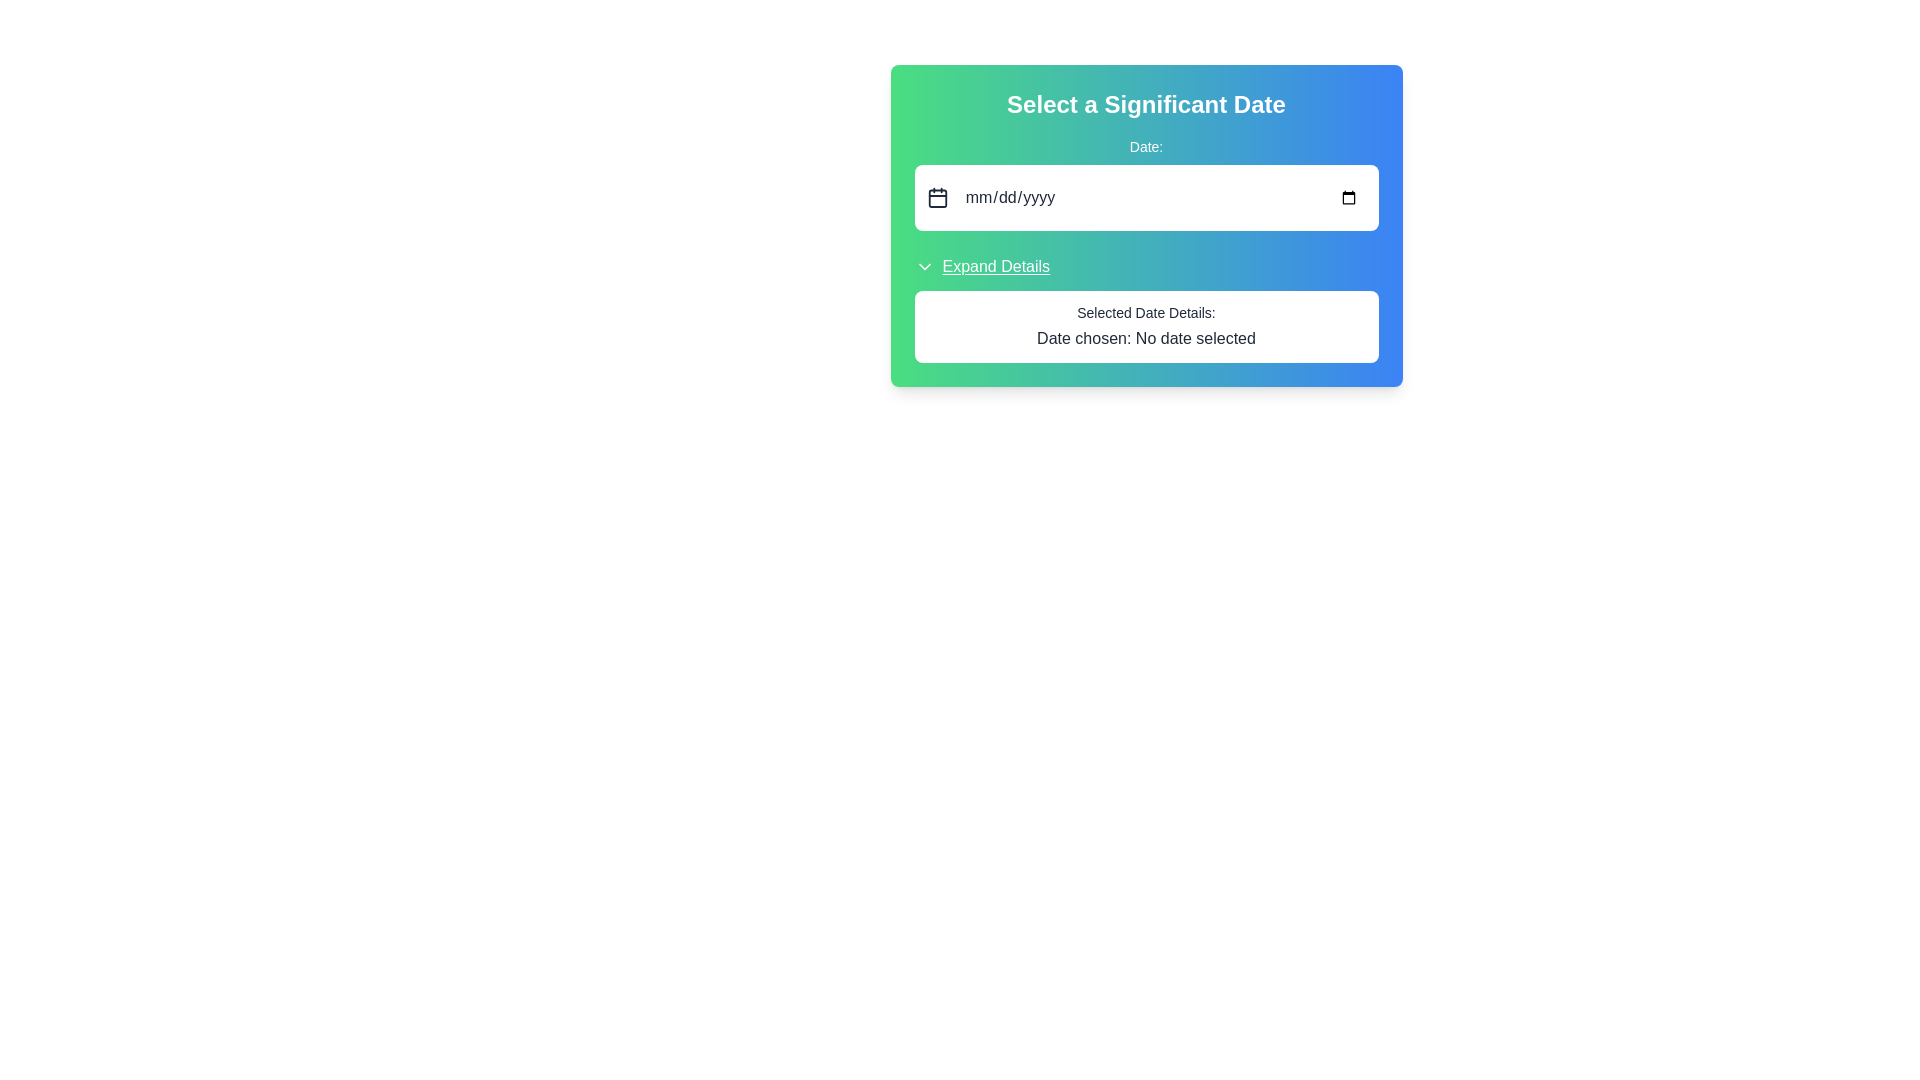 The width and height of the screenshot is (1920, 1080). What do you see at coordinates (923, 265) in the screenshot?
I see `the chevron icon located to the left of the 'Expand Details' text` at bounding box center [923, 265].